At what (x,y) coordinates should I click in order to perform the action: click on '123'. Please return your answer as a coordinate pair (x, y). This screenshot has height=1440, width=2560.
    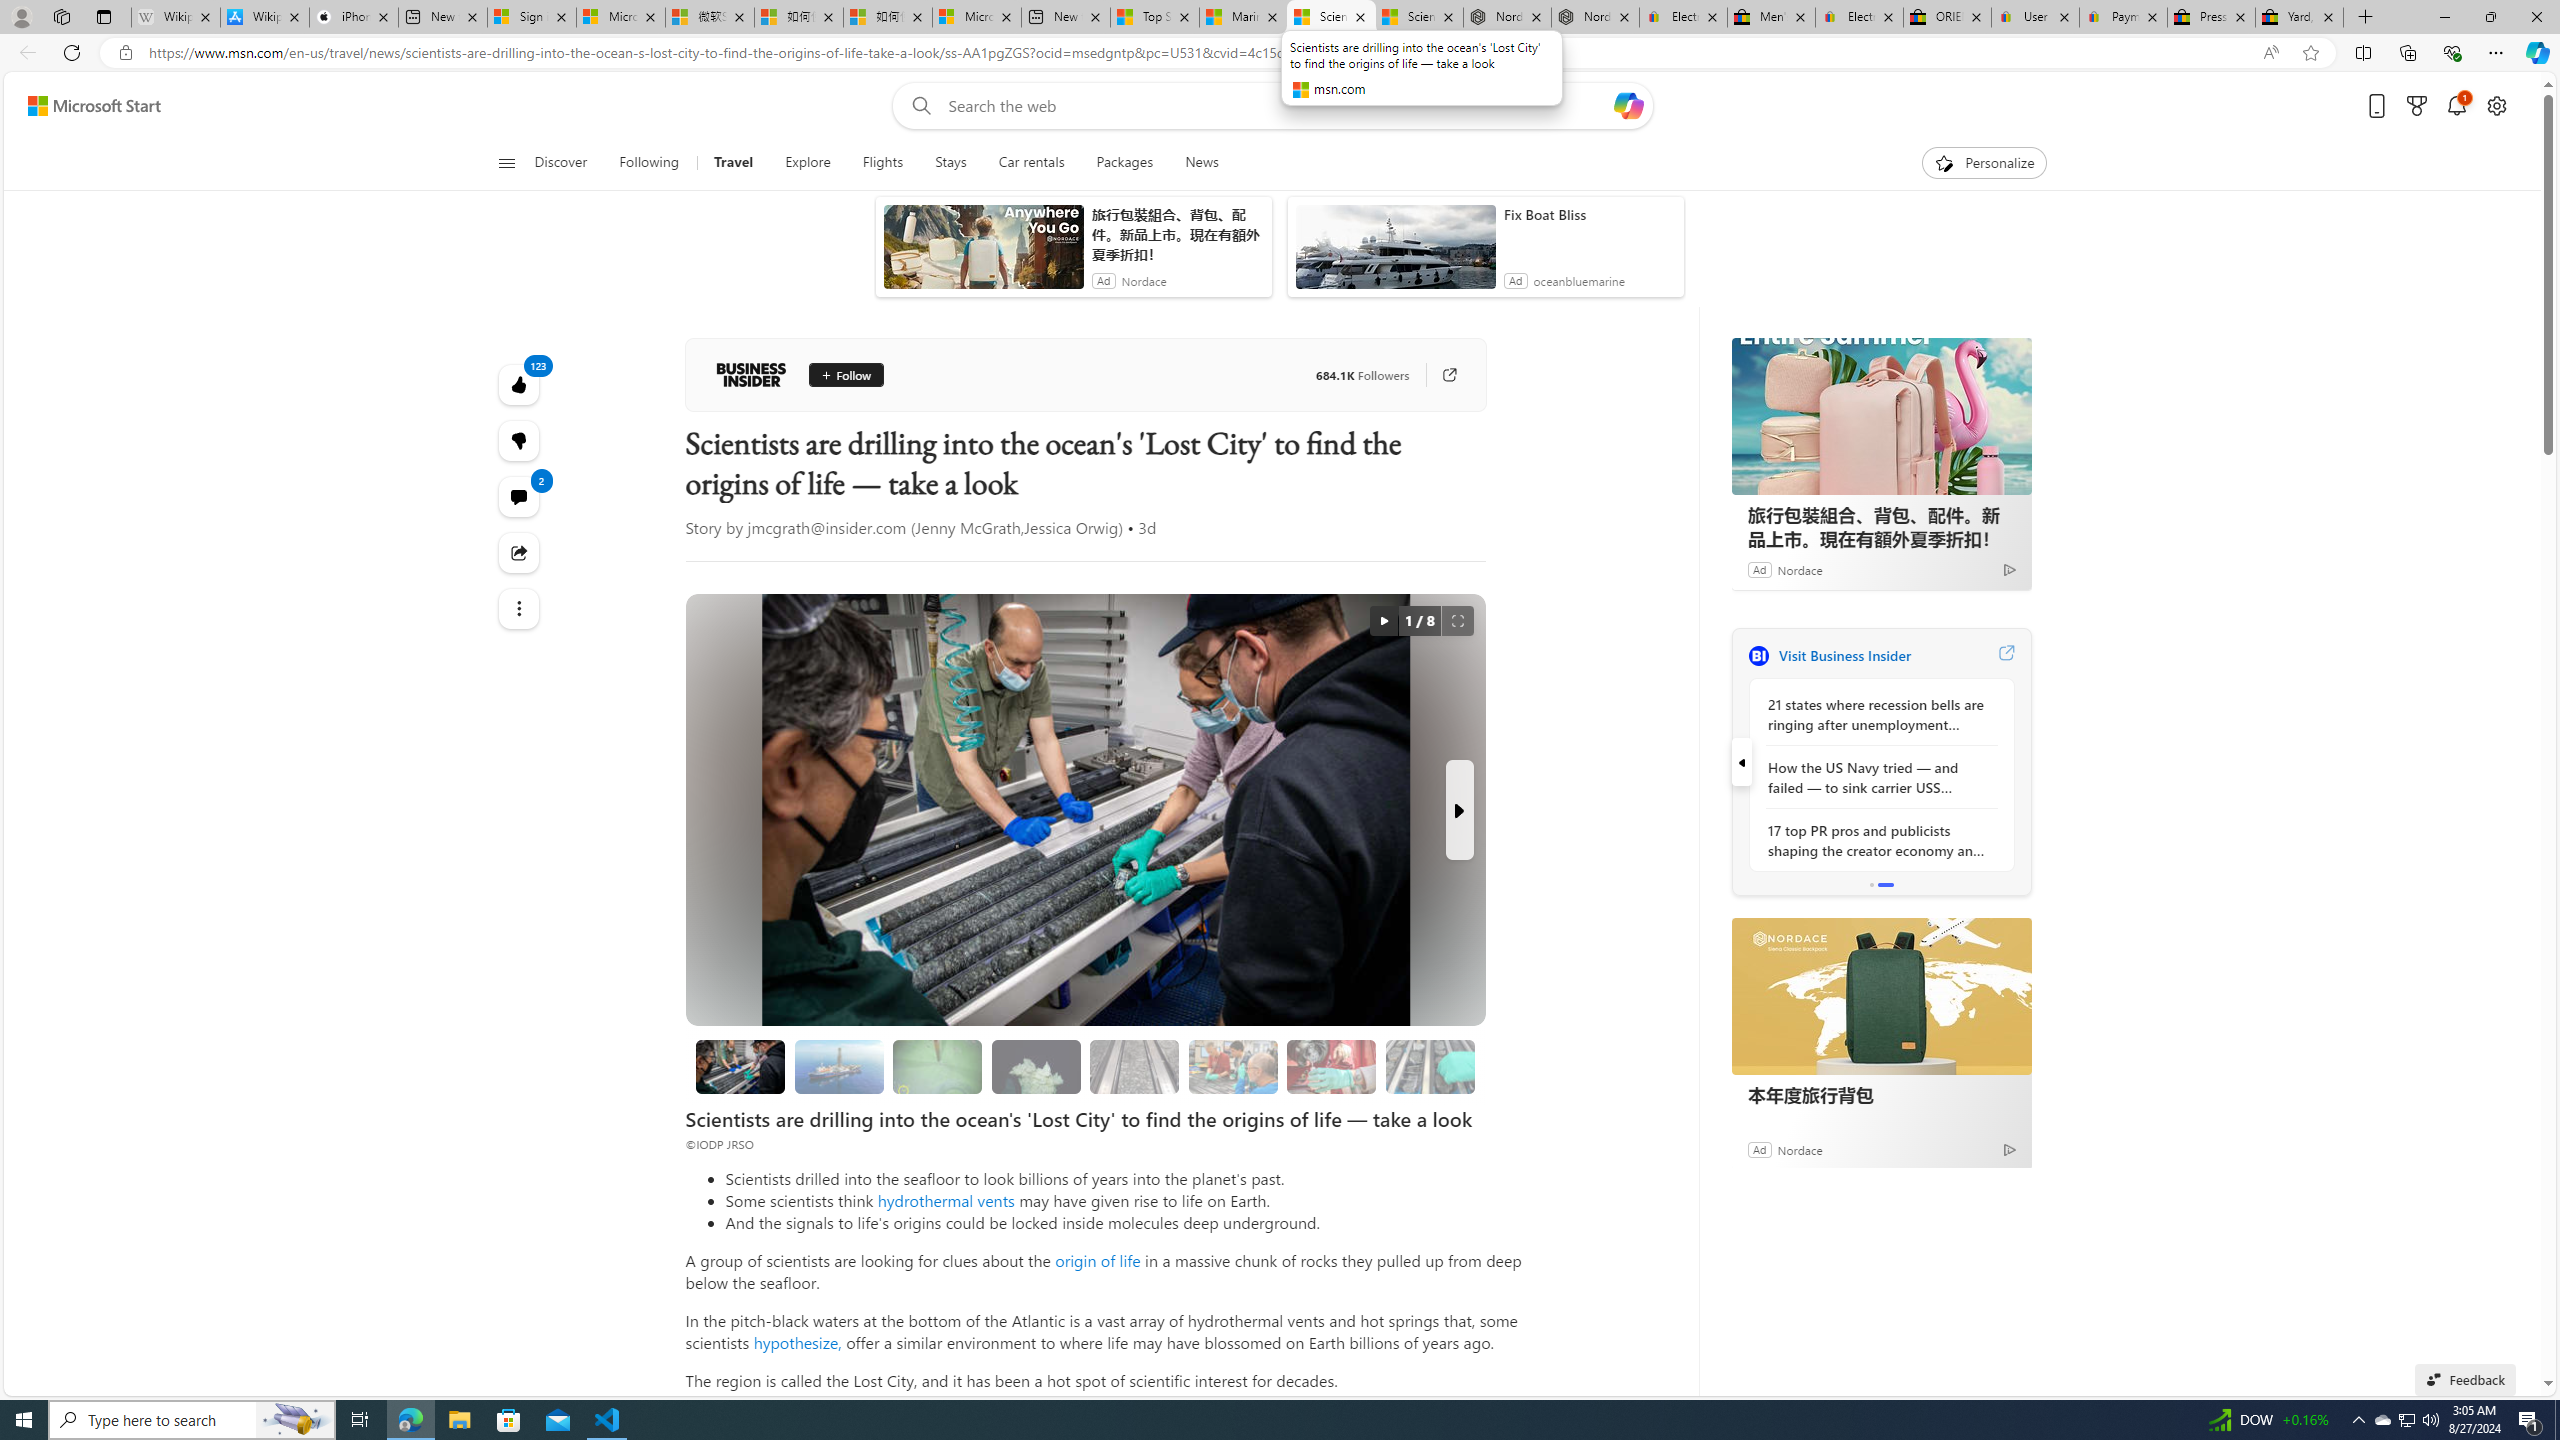
    Looking at the image, I should click on (518, 440).